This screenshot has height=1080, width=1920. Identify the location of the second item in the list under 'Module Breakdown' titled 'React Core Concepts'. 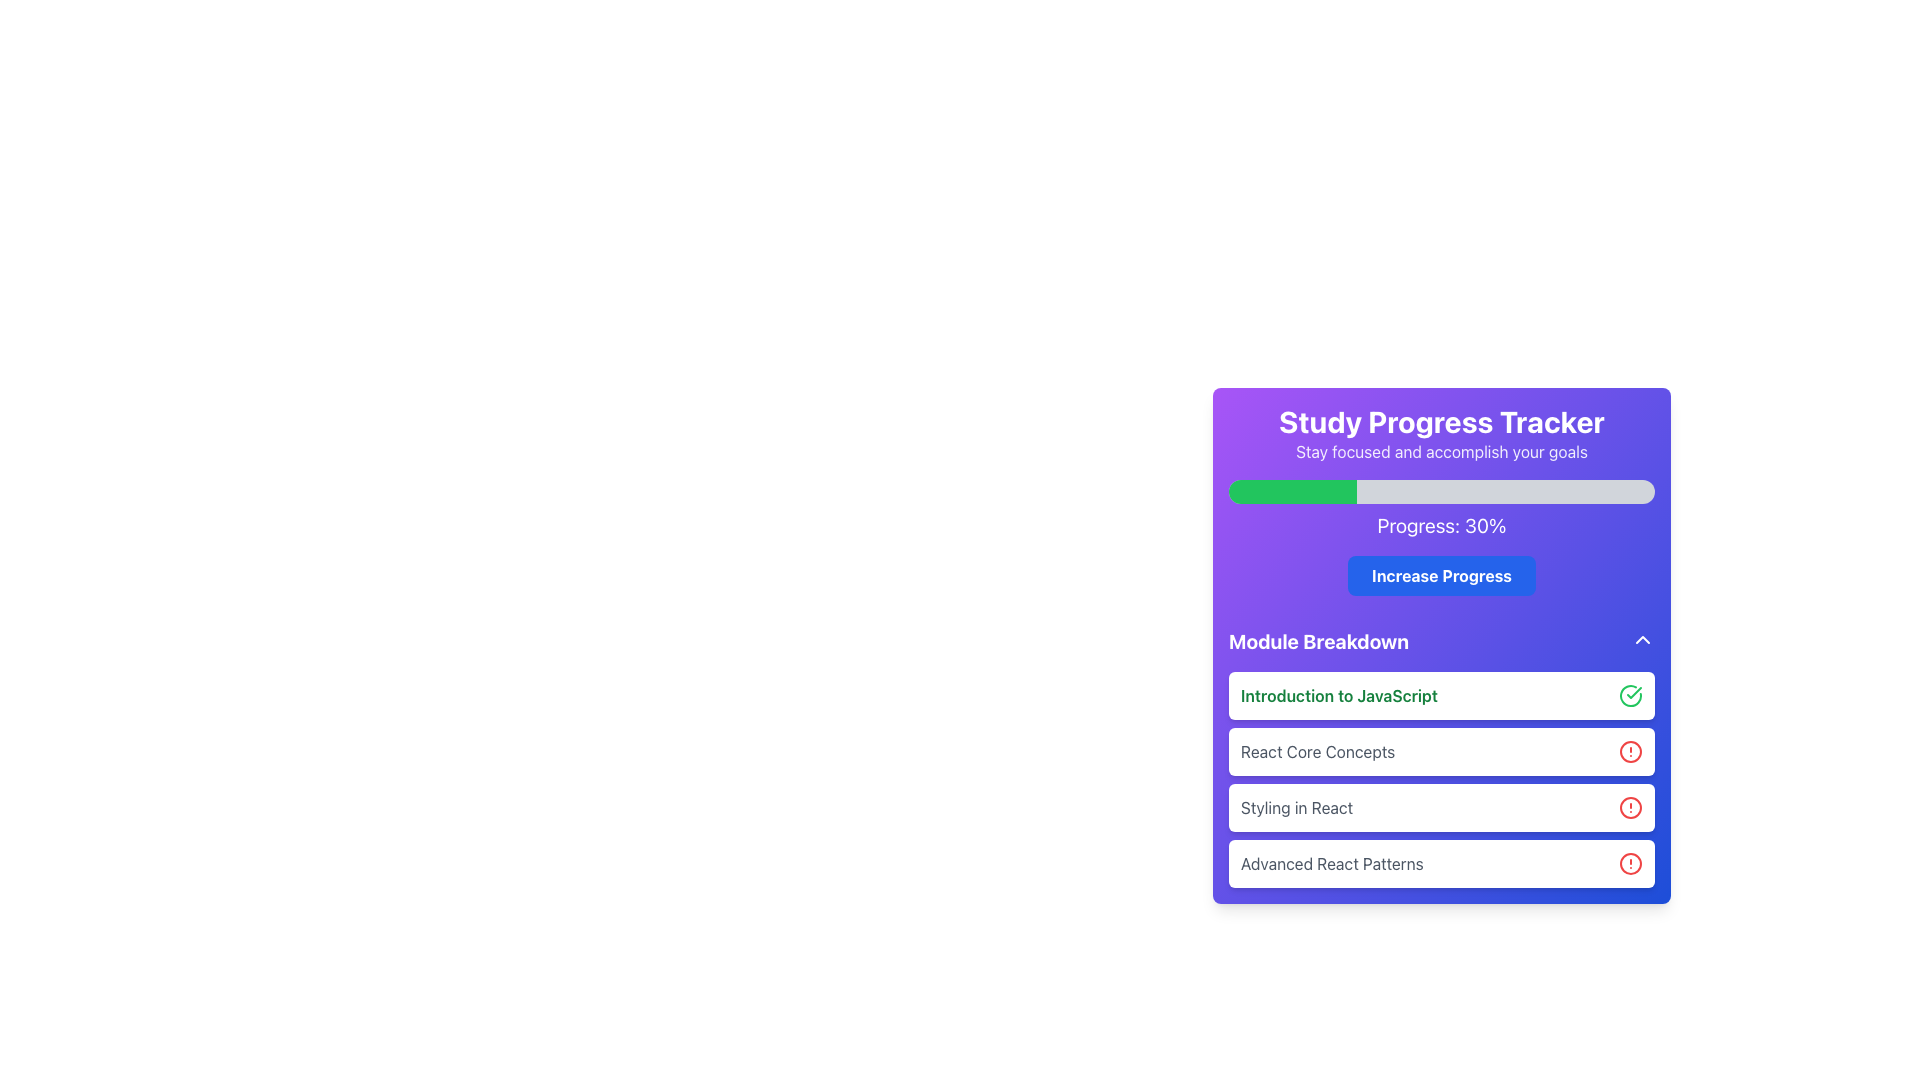
(1441, 752).